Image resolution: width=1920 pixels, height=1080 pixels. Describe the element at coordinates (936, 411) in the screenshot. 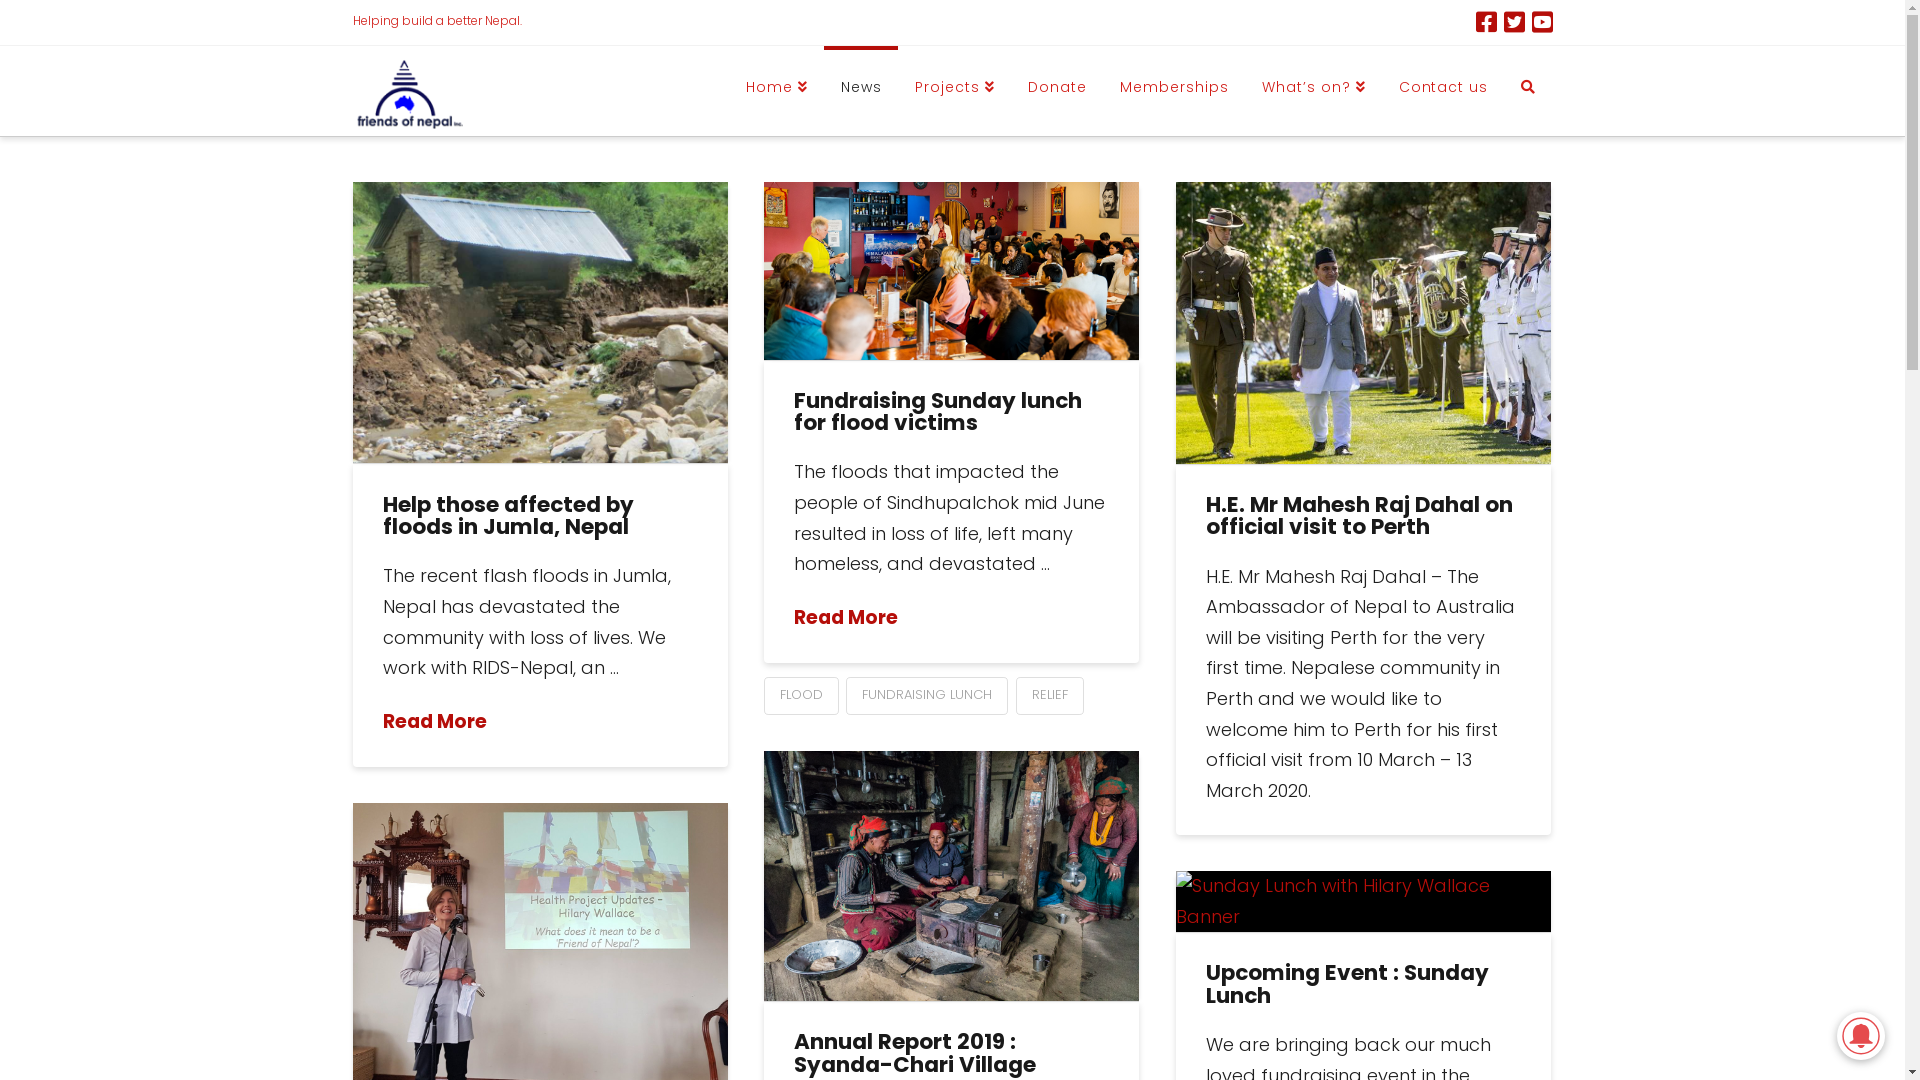

I see `'Fundraising Sunday lunch for flood victims'` at that location.